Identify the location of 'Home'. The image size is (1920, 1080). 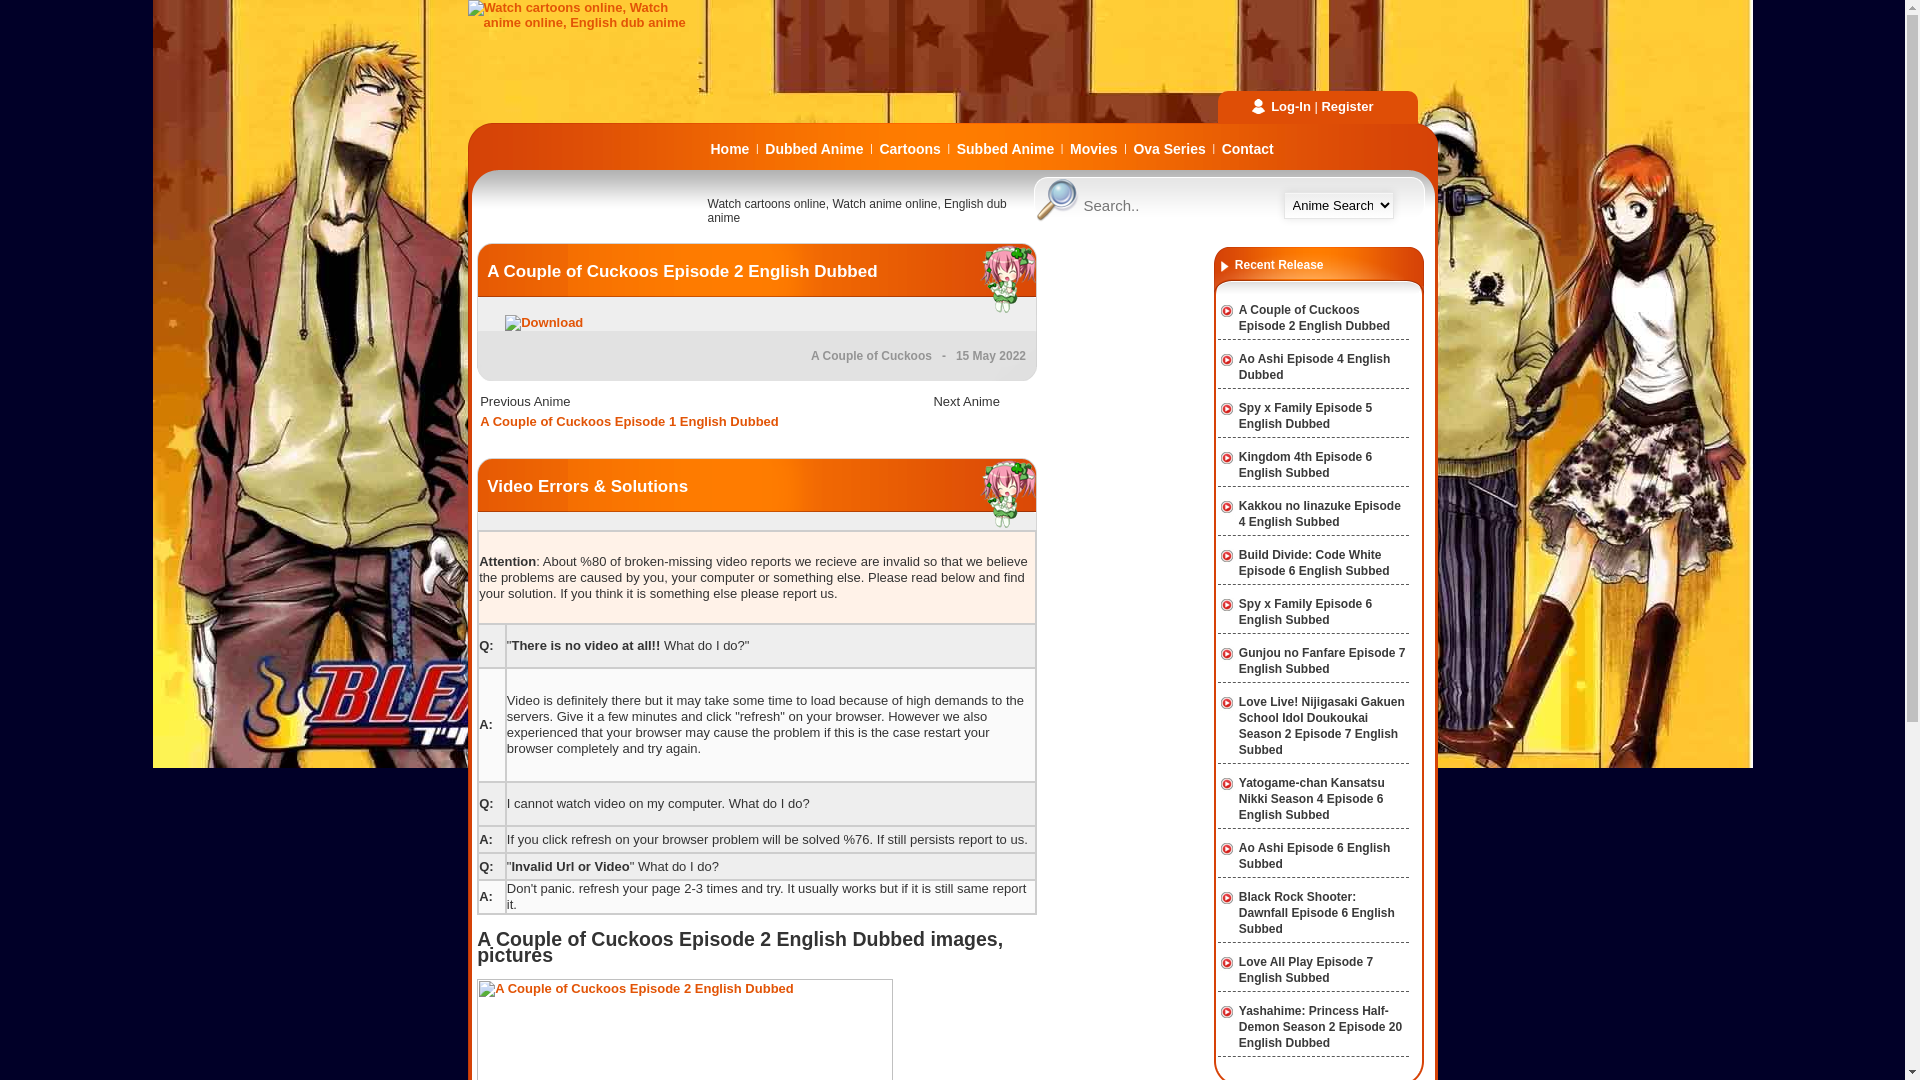
(728, 148).